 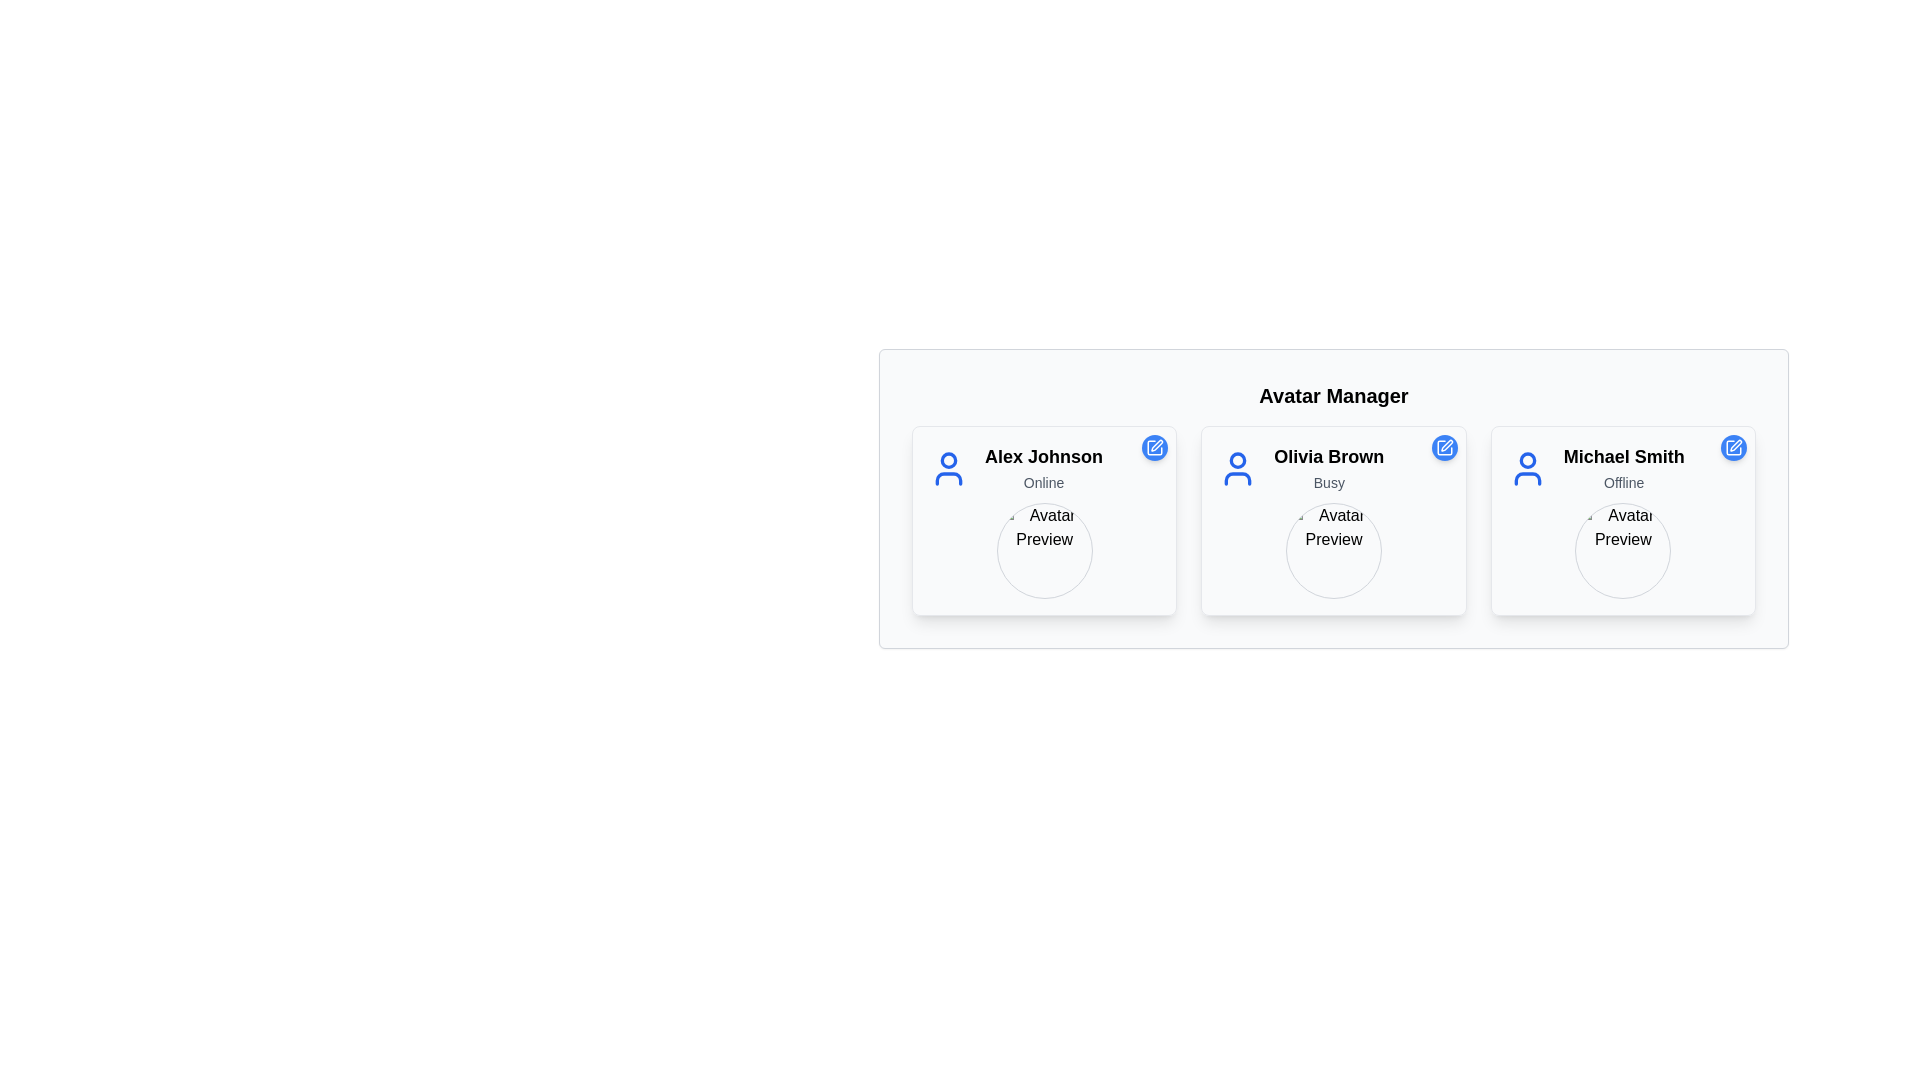 I want to click on the blue-colored user silhouette icon located in the top-left section of the panel for user 'Alex Johnson', positioned directly above their name and status text, so click(x=948, y=469).